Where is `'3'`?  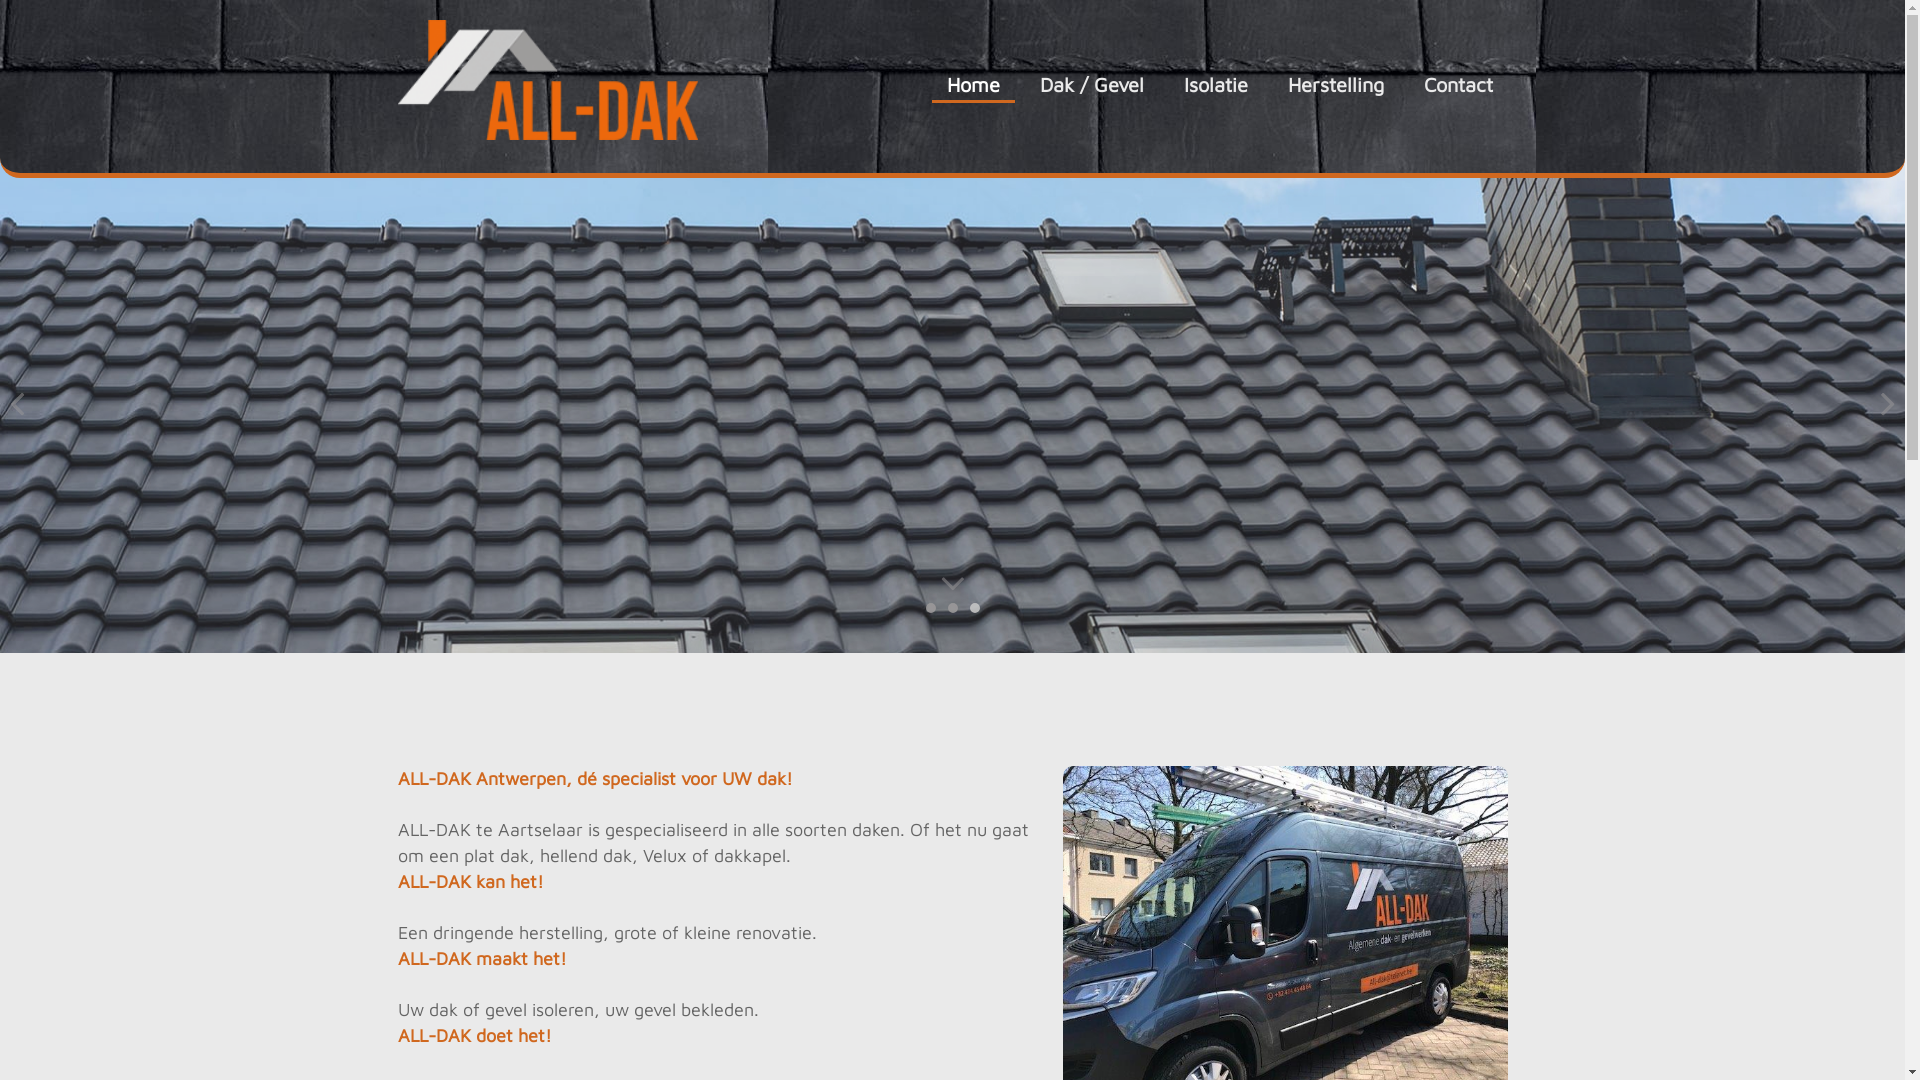 '3' is located at coordinates (974, 607).